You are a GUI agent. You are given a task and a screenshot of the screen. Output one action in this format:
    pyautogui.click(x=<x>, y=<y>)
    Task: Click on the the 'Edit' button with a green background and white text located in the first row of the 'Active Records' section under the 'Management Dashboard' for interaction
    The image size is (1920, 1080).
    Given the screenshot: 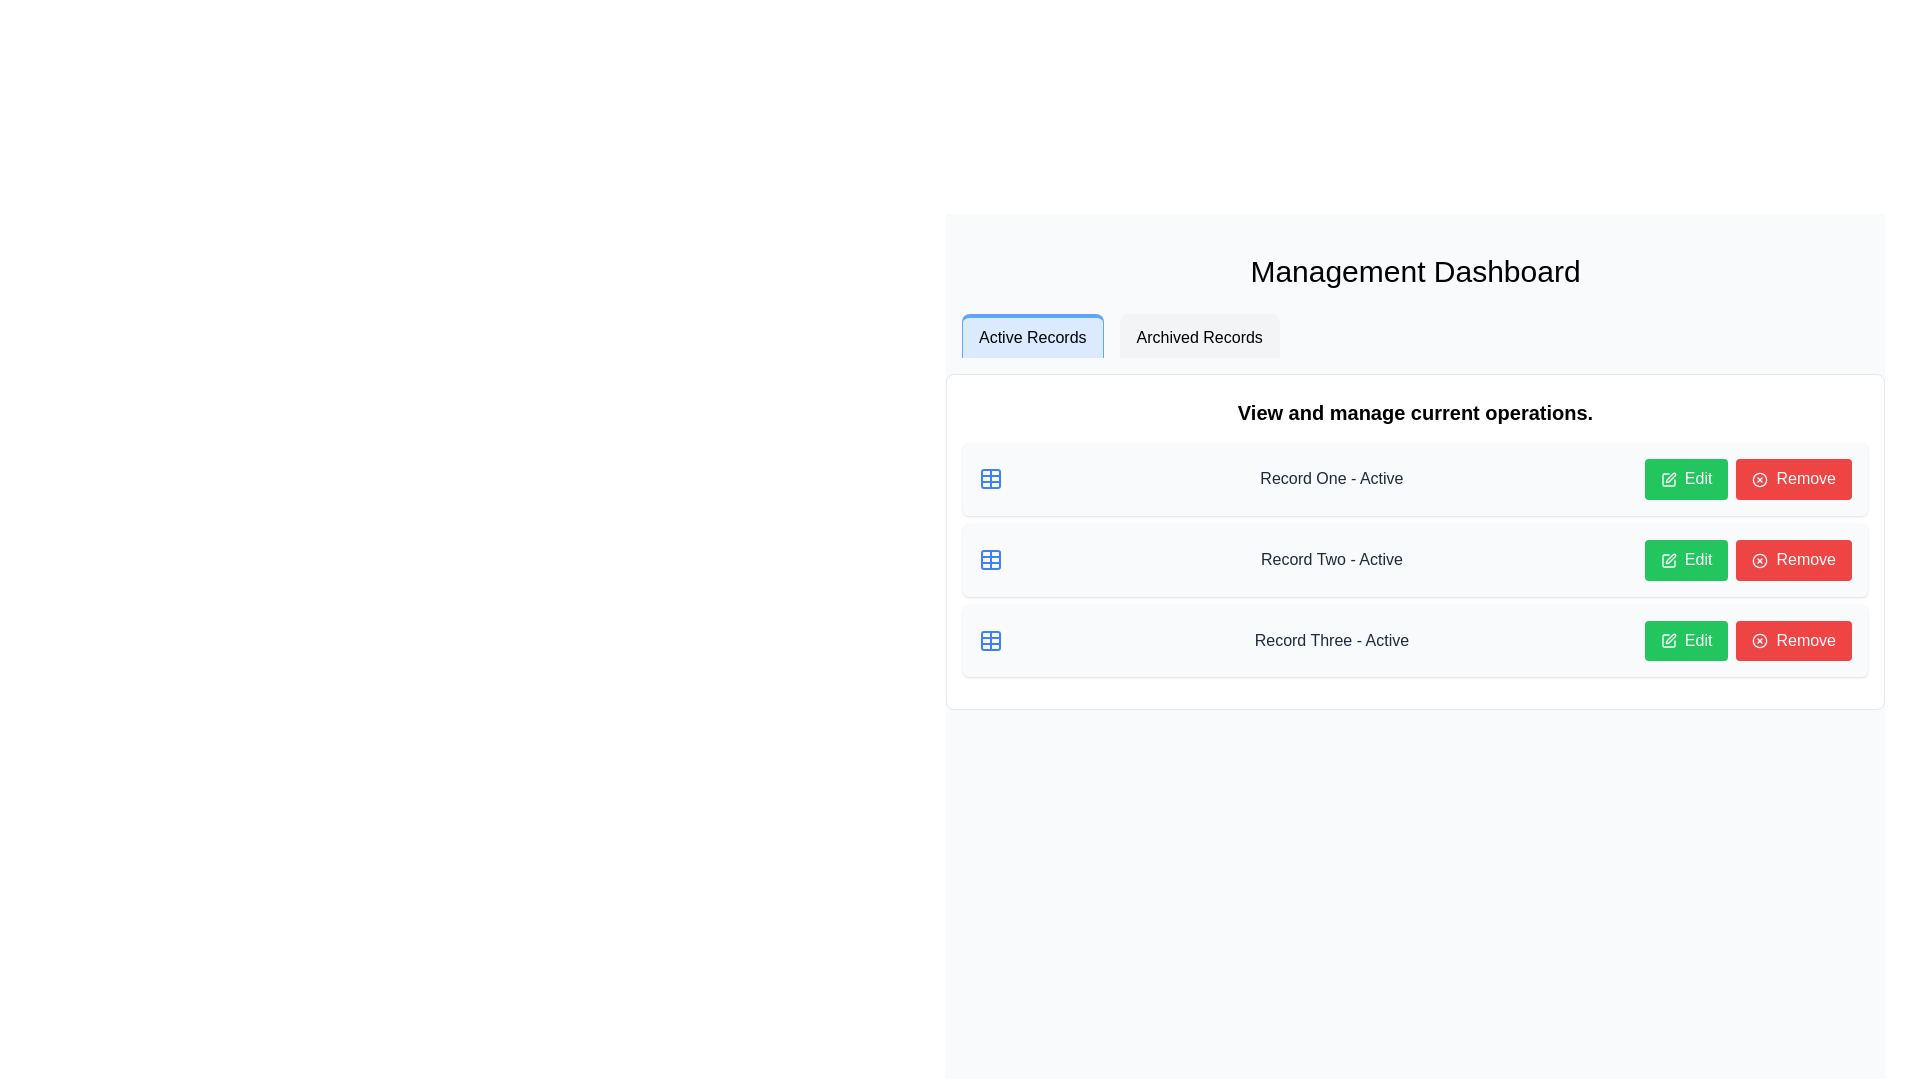 What is the action you would take?
    pyautogui.click(x=1685, y=479)
    